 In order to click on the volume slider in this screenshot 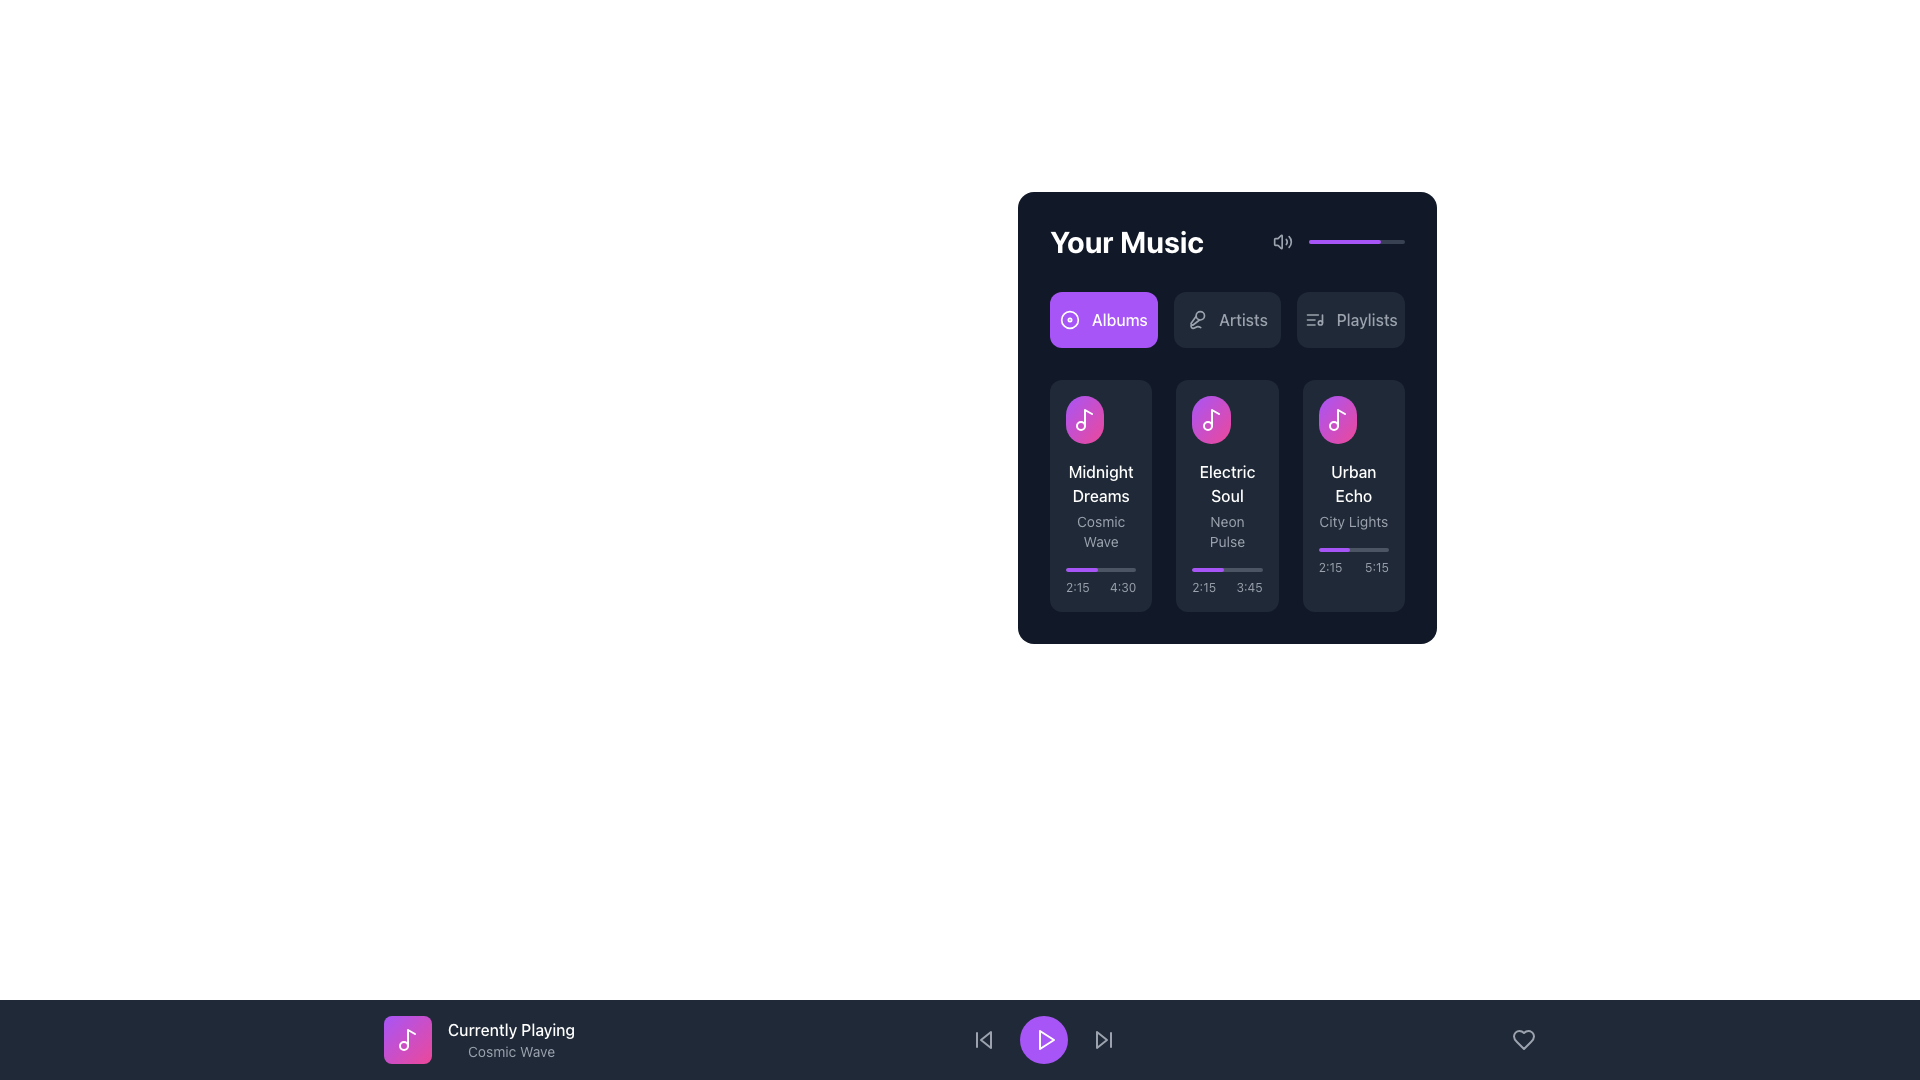, I will do `click(1362, 241)`.